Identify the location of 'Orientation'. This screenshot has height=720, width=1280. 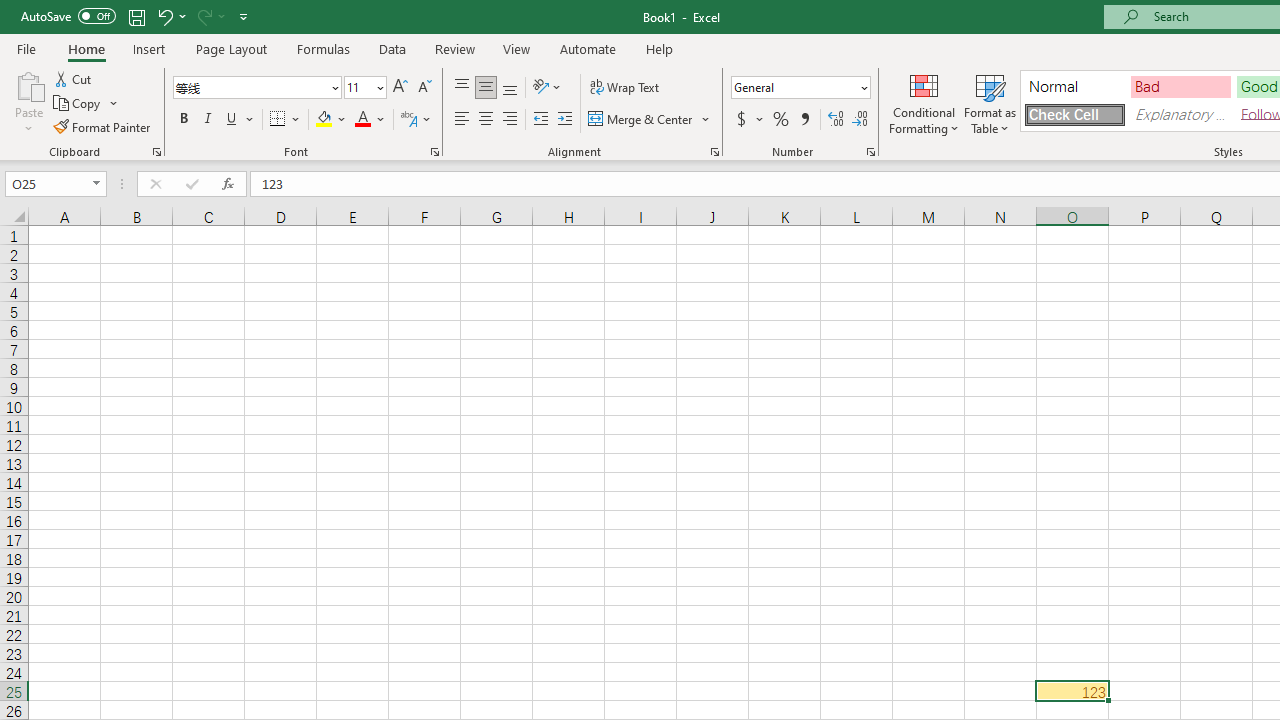
(547, 86).